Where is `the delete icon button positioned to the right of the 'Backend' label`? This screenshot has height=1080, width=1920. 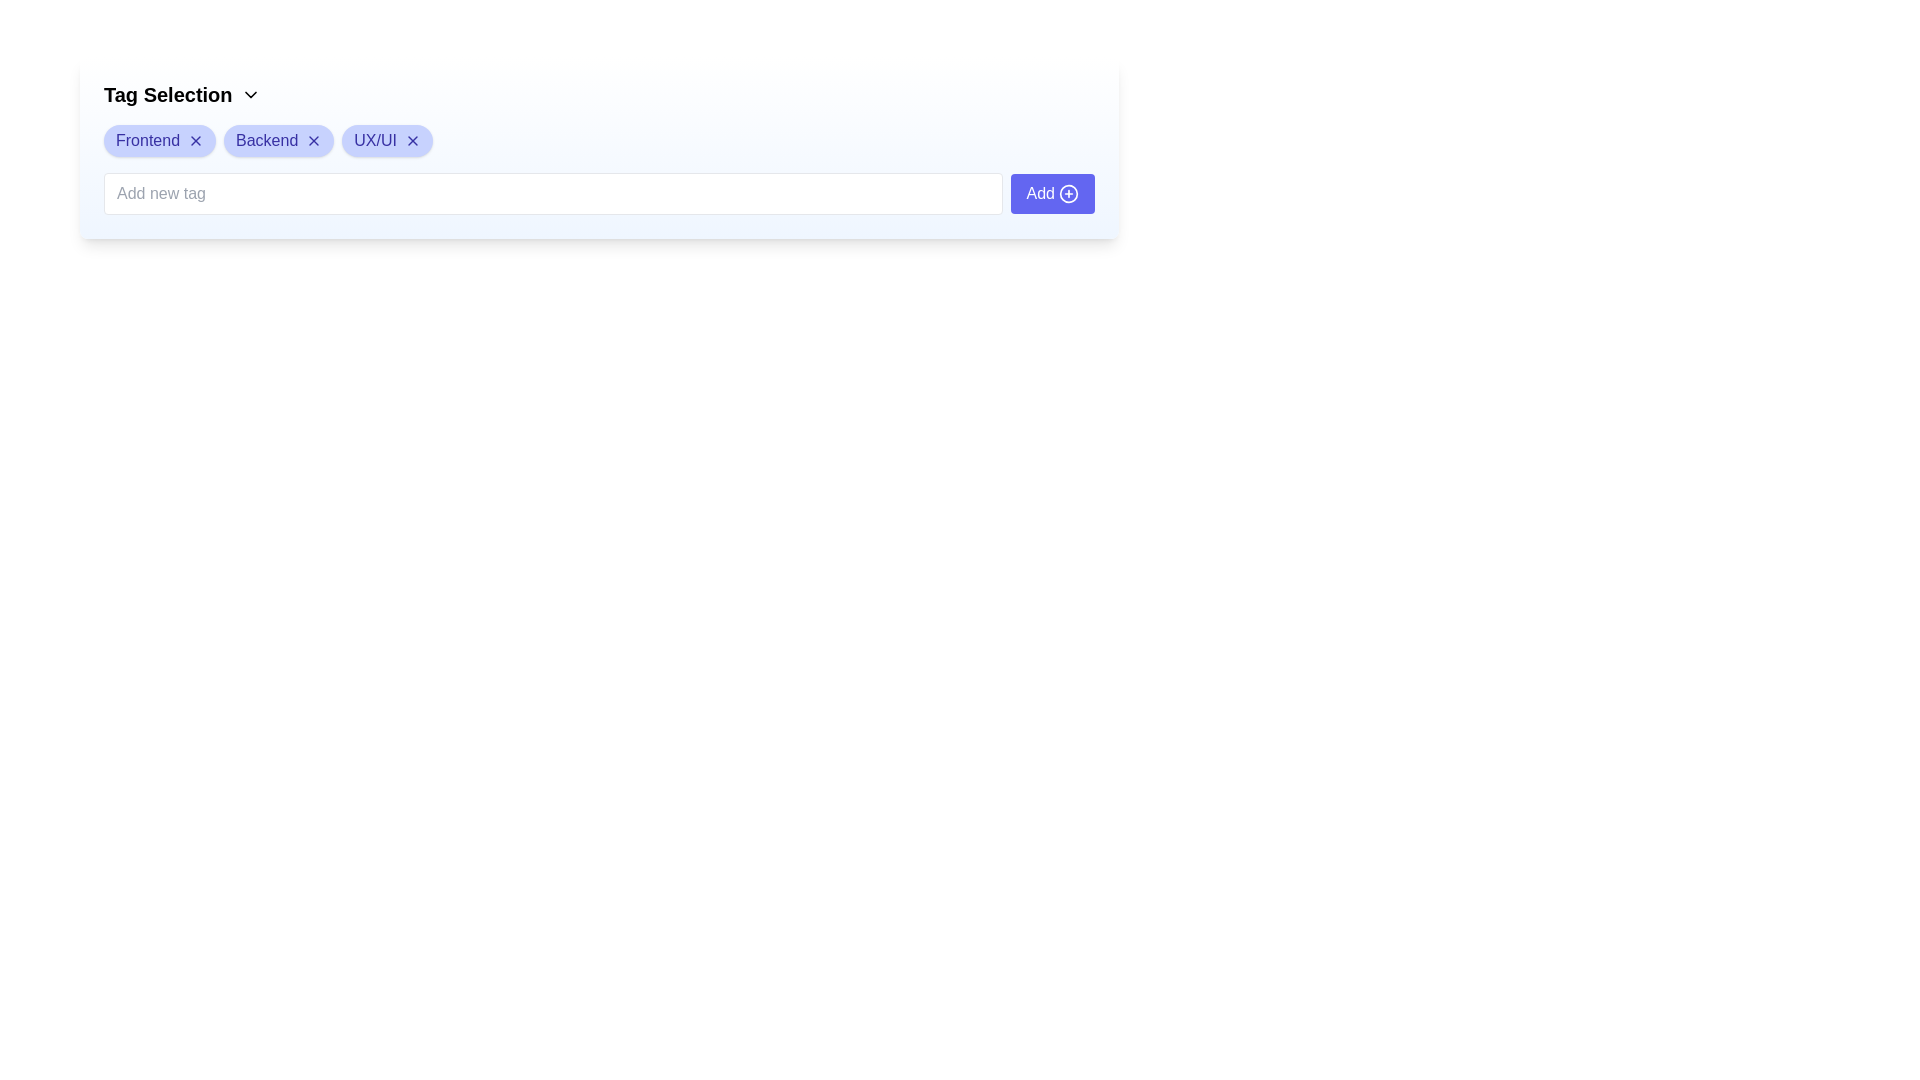 the delete icon button positioned to the right of the 'Backend' label is located at coordinates (313, 140).